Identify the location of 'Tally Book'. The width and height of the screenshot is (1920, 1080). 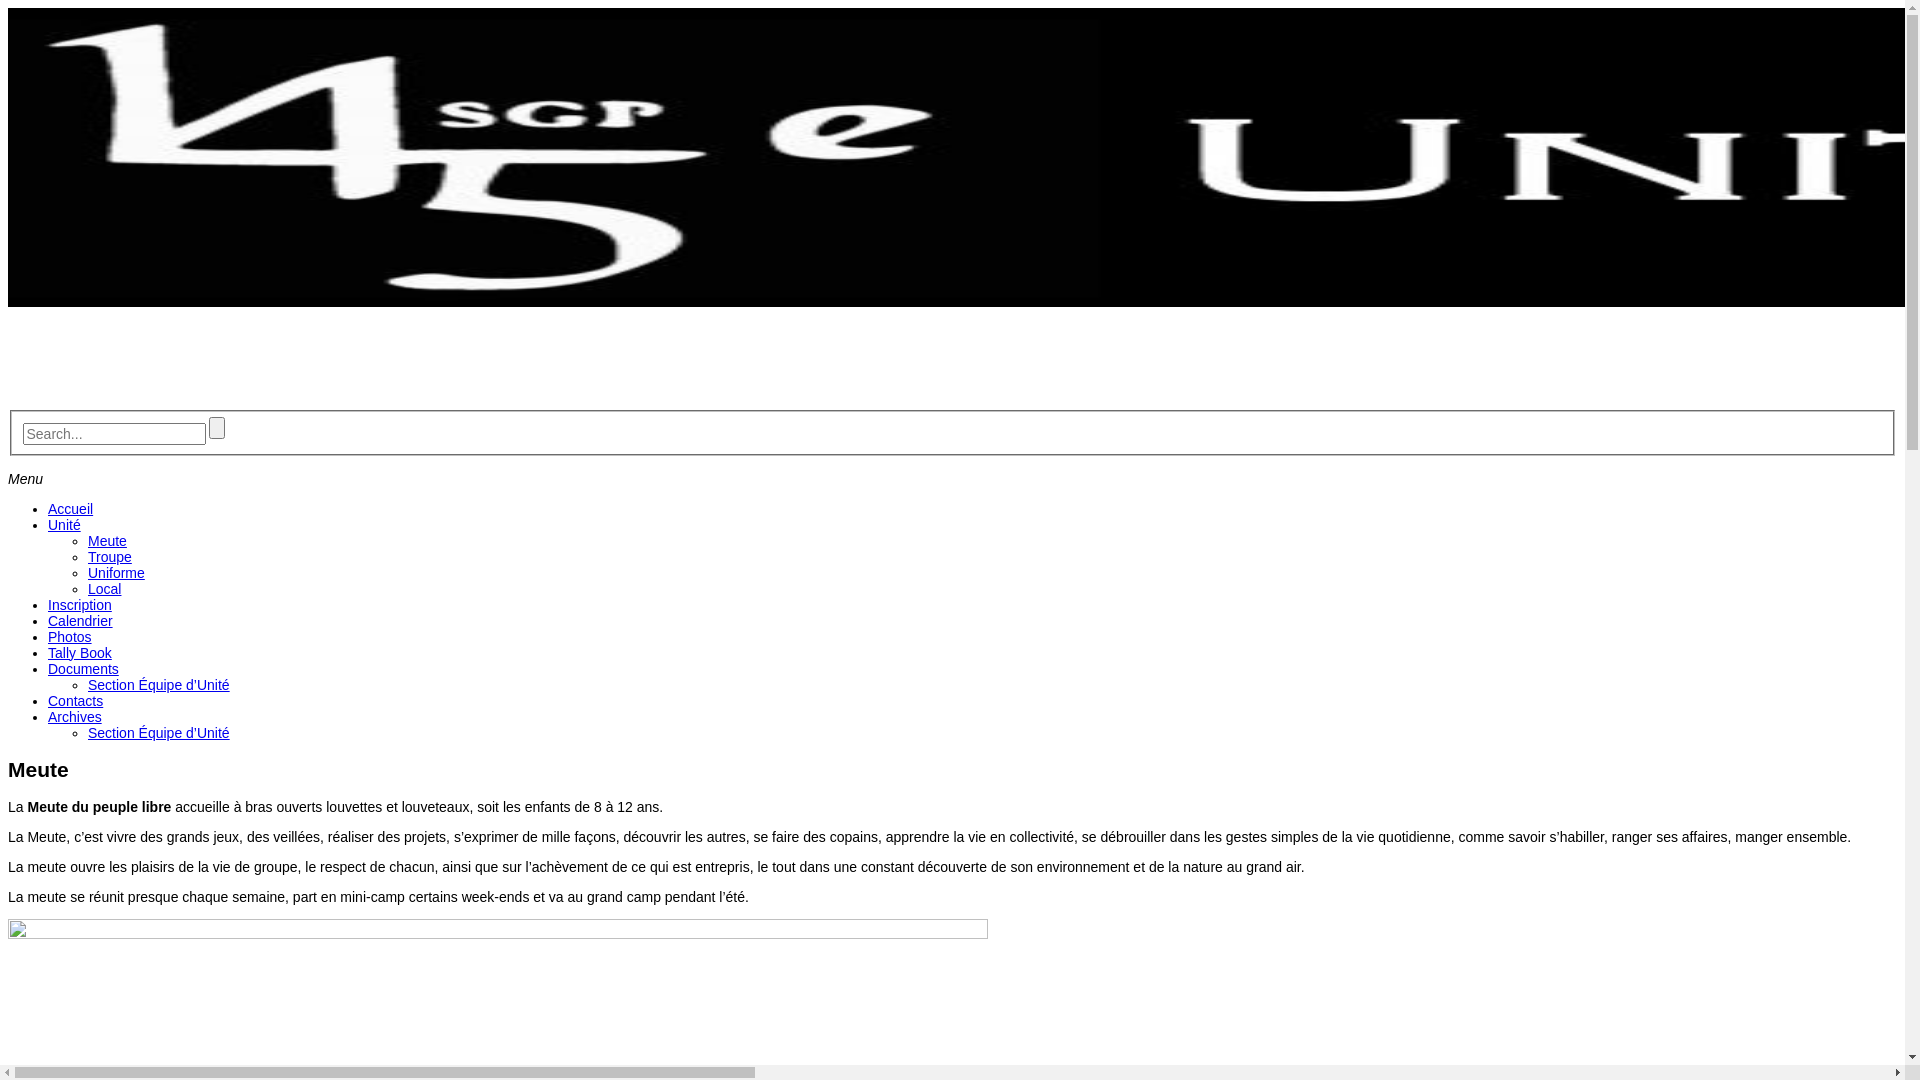
(80, 652).